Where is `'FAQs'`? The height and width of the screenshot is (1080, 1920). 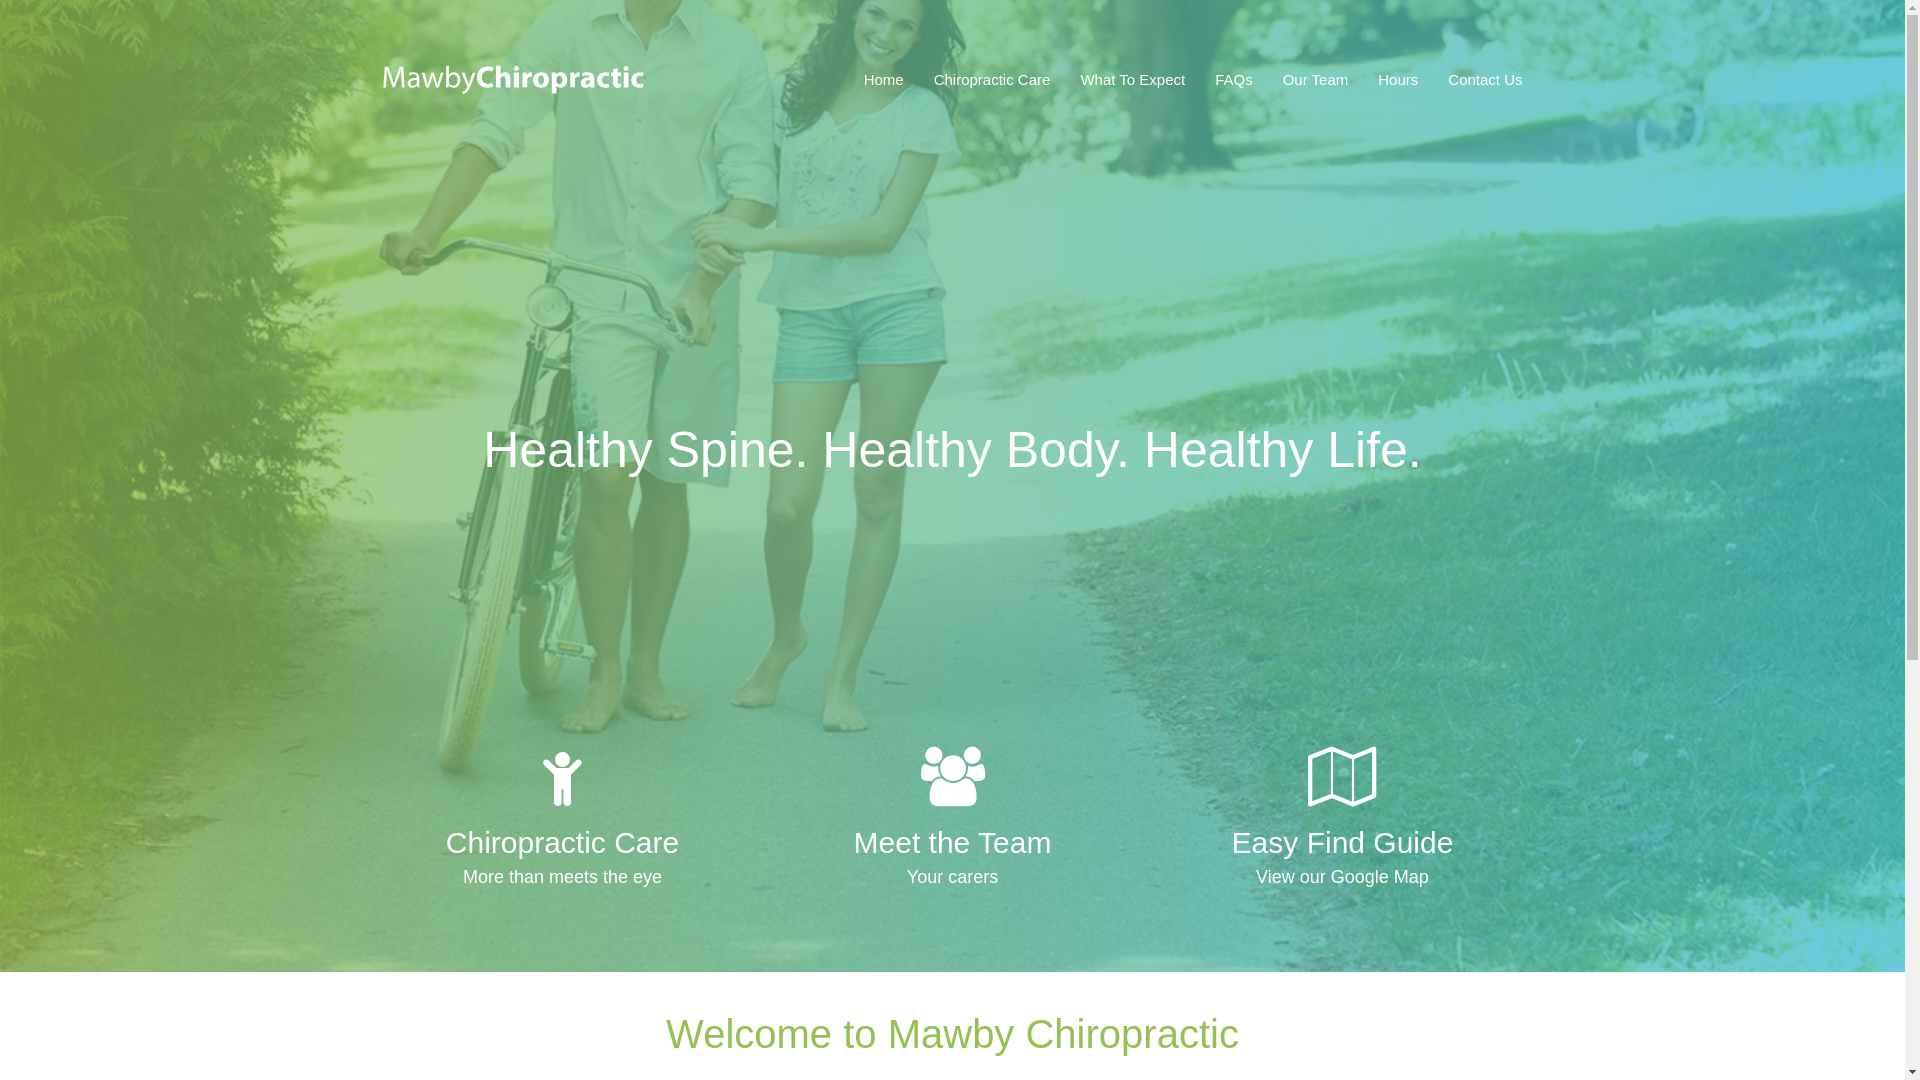
'FAQs' is located at coordinates (1232, 79).